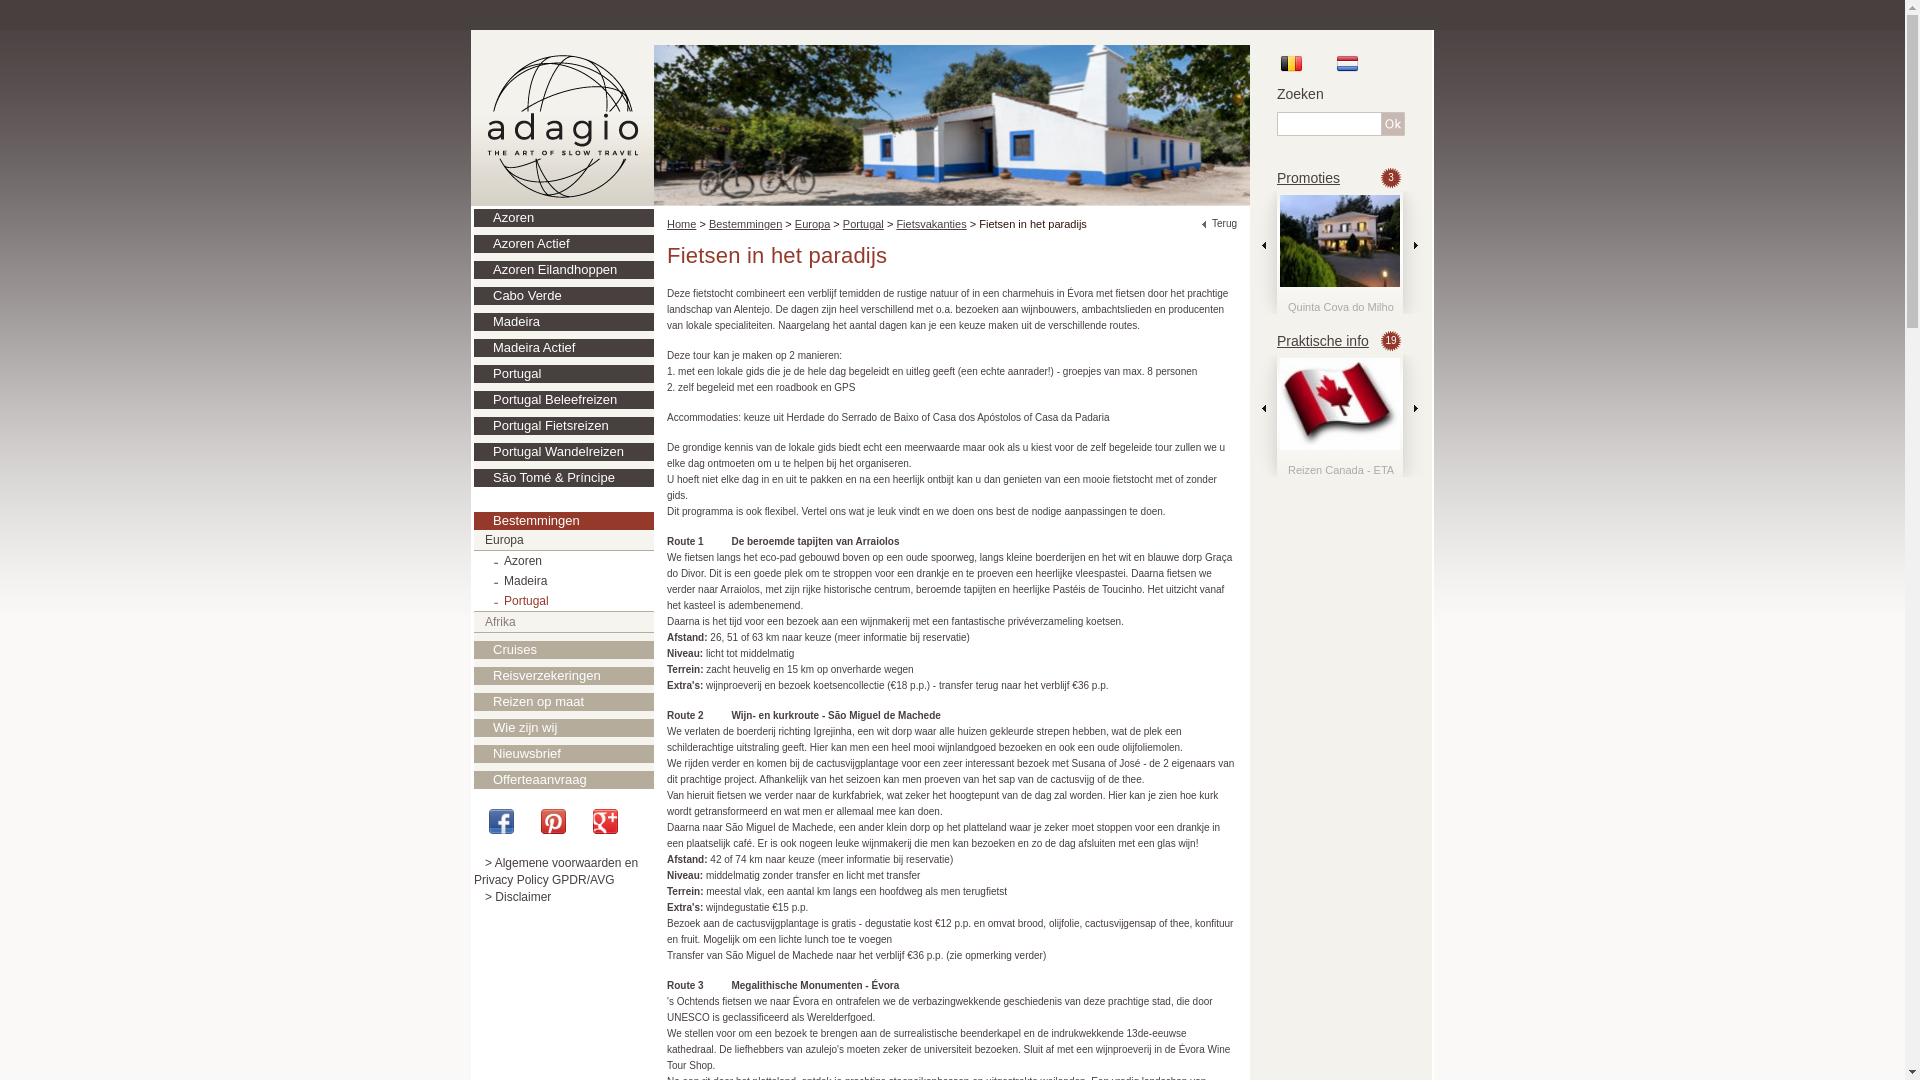 The height and width of the screenshot is (1080, 1920). Describe the element at coordinates (1339, 253) in the screenshot. I see `'Quinta Cova do Milho'` at that location.